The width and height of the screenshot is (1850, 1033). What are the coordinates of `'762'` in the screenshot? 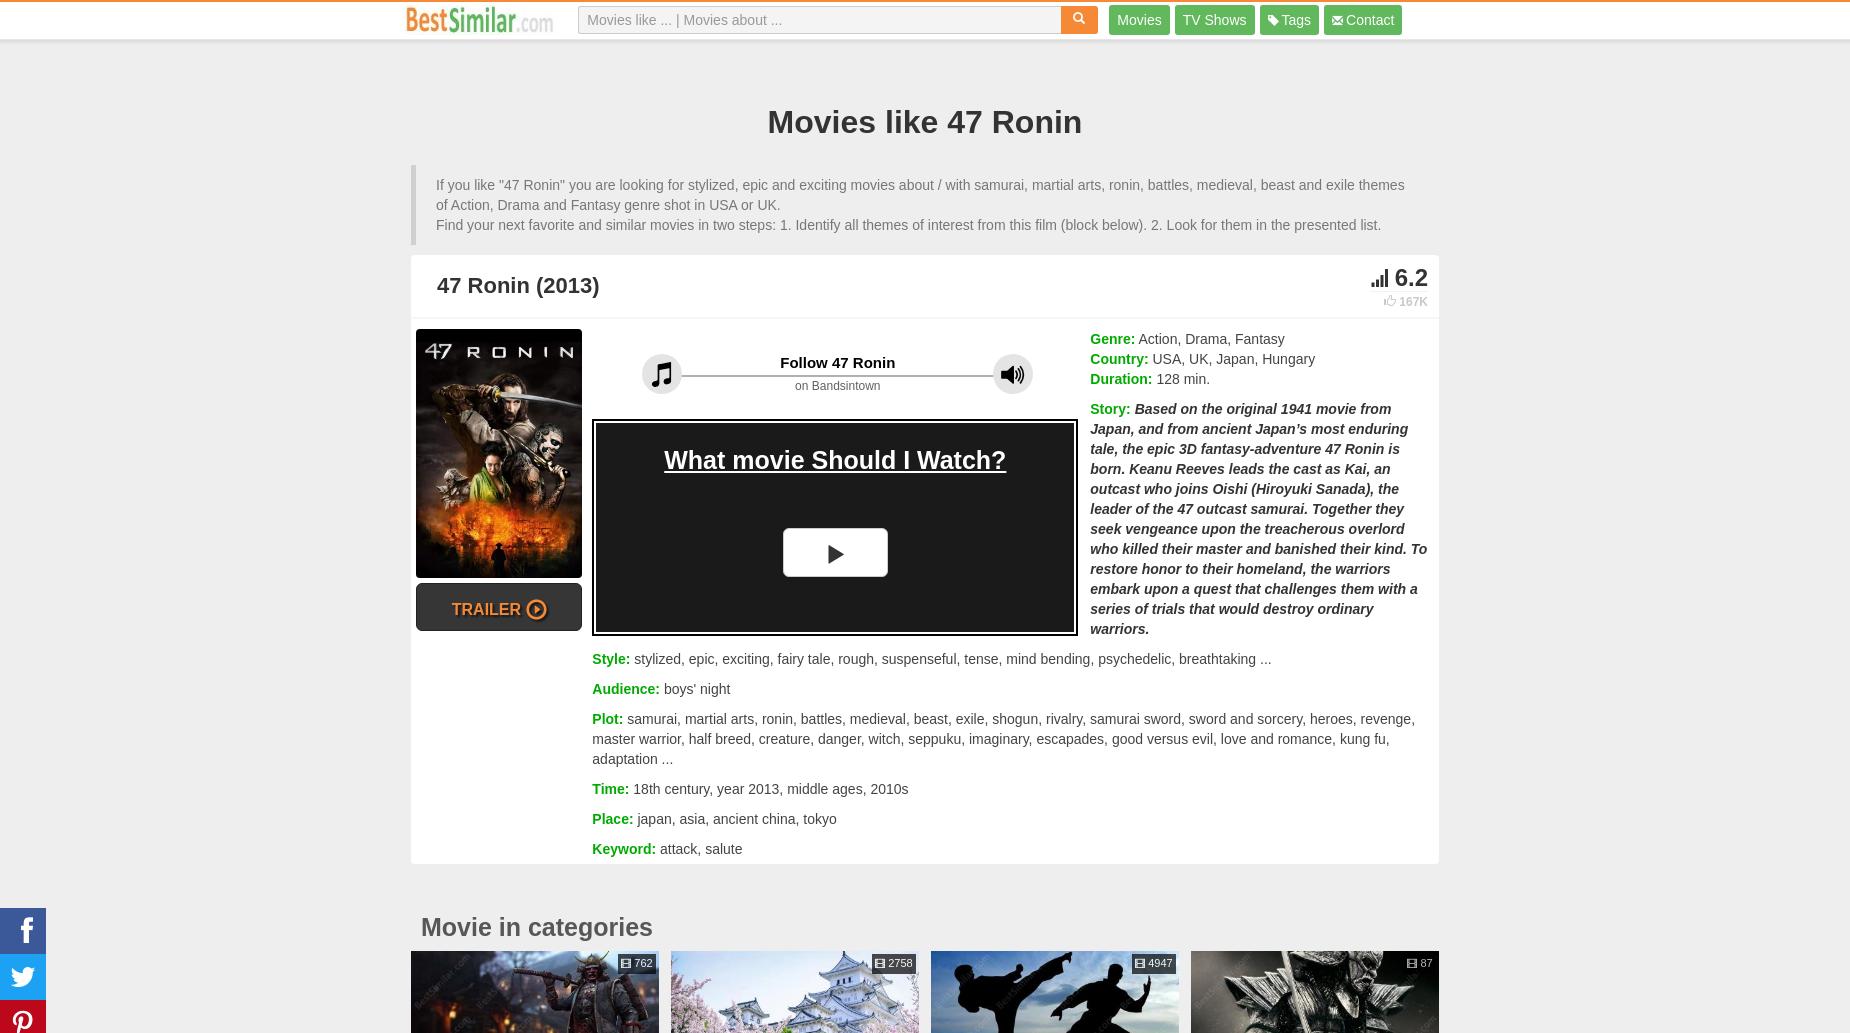 It's located at (641, 961).